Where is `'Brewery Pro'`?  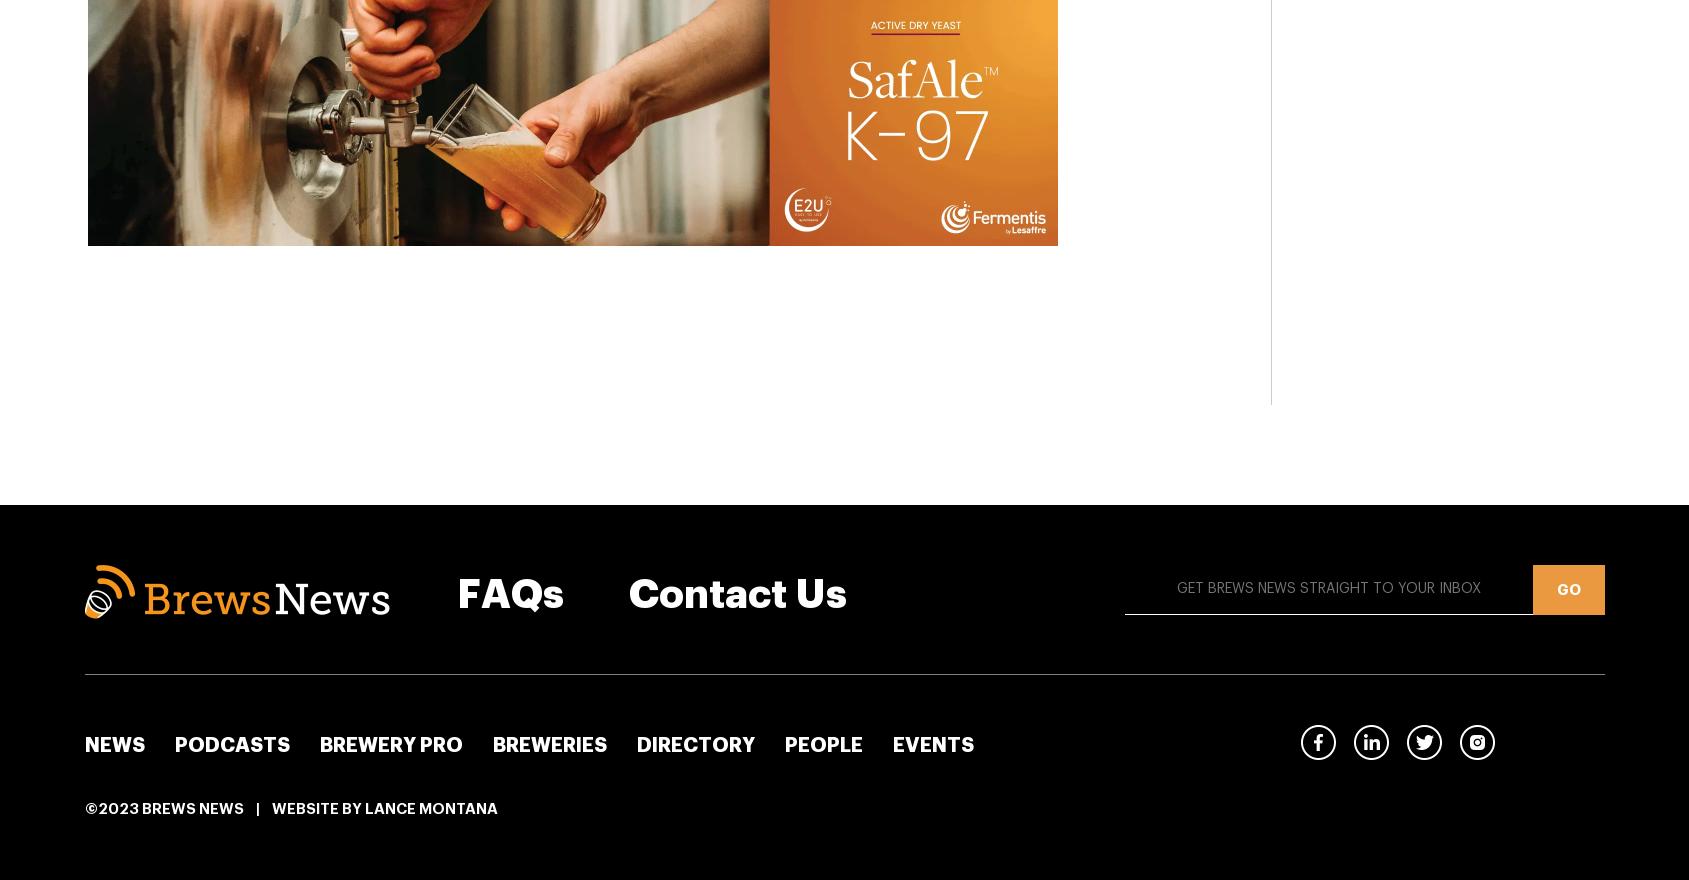 'Brewery Pro' is located at coordinates (389, 744).